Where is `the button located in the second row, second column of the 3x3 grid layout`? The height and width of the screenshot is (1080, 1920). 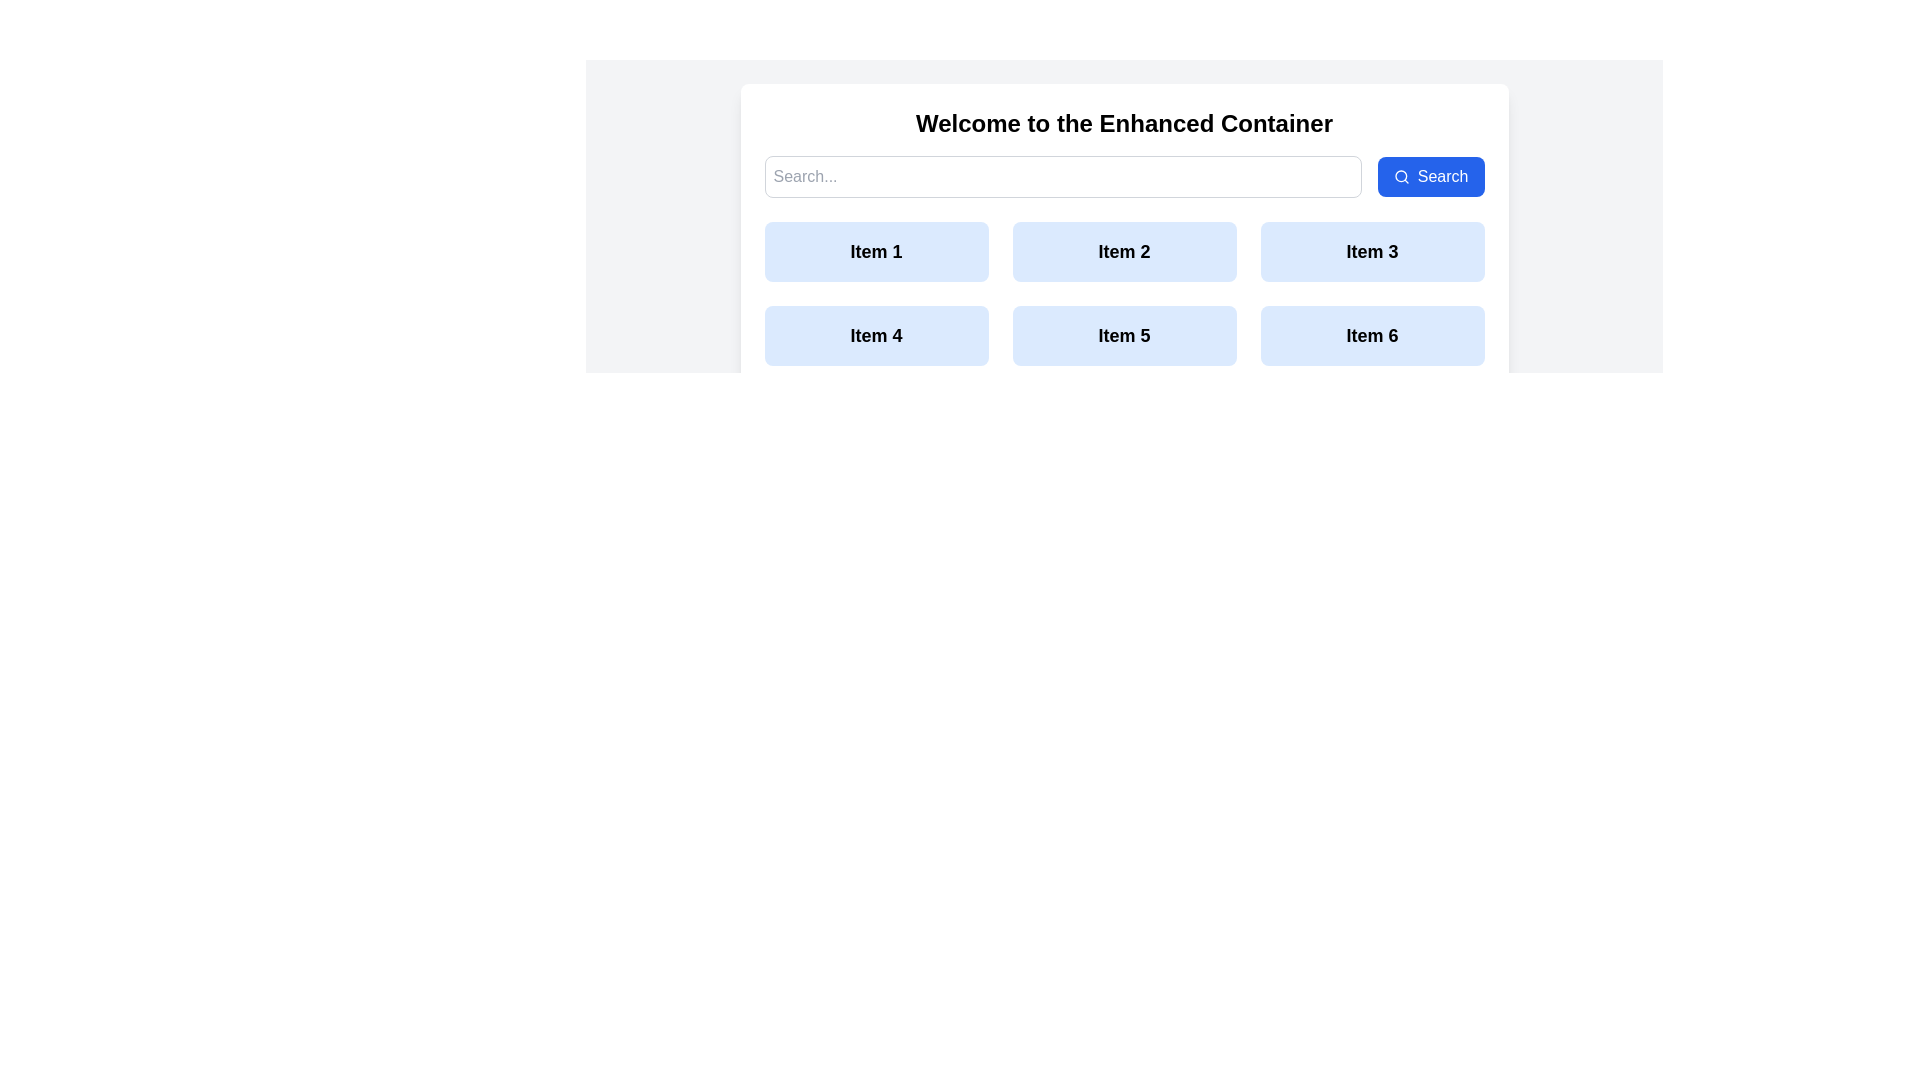
the button located in the second row, second column of the 3x3 grid layout is located at coordinates (1124, 334).